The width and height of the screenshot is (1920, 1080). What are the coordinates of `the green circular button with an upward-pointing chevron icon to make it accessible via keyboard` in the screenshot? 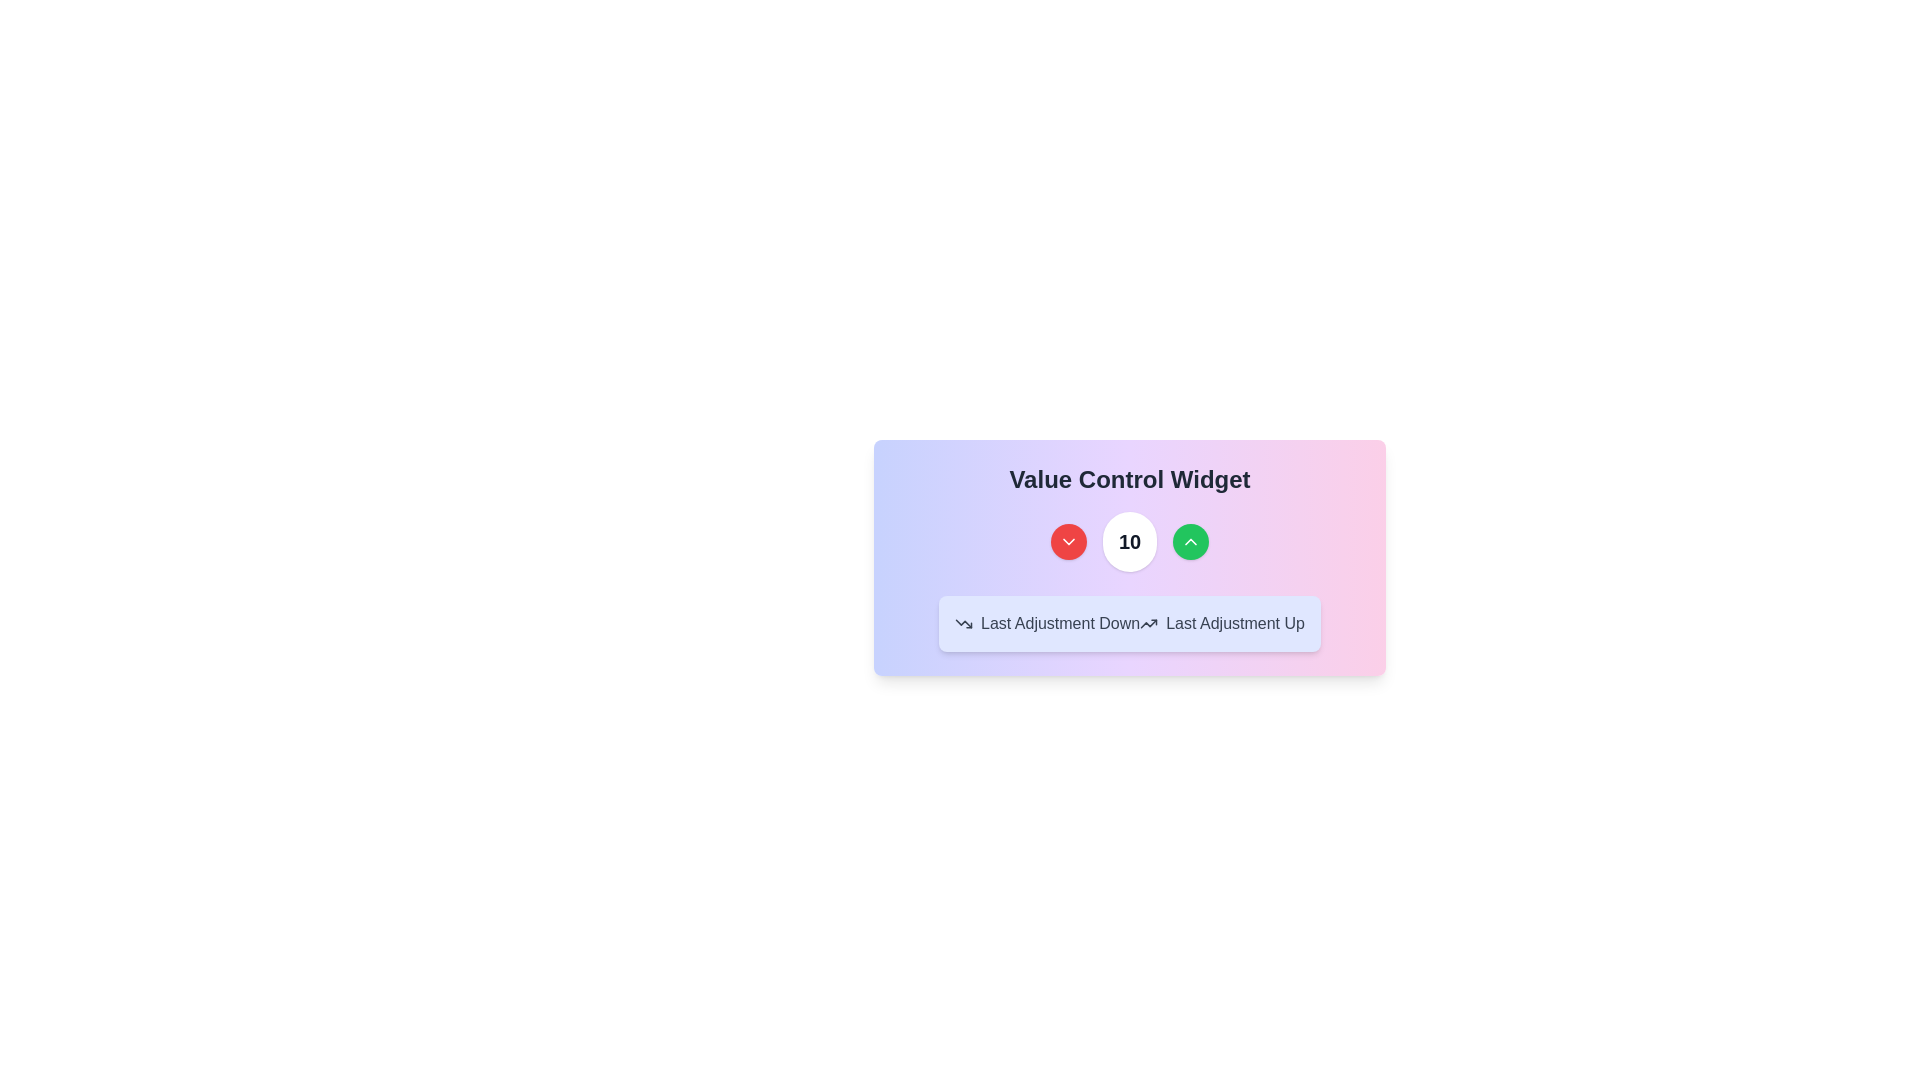 It's located at (1191, 542).